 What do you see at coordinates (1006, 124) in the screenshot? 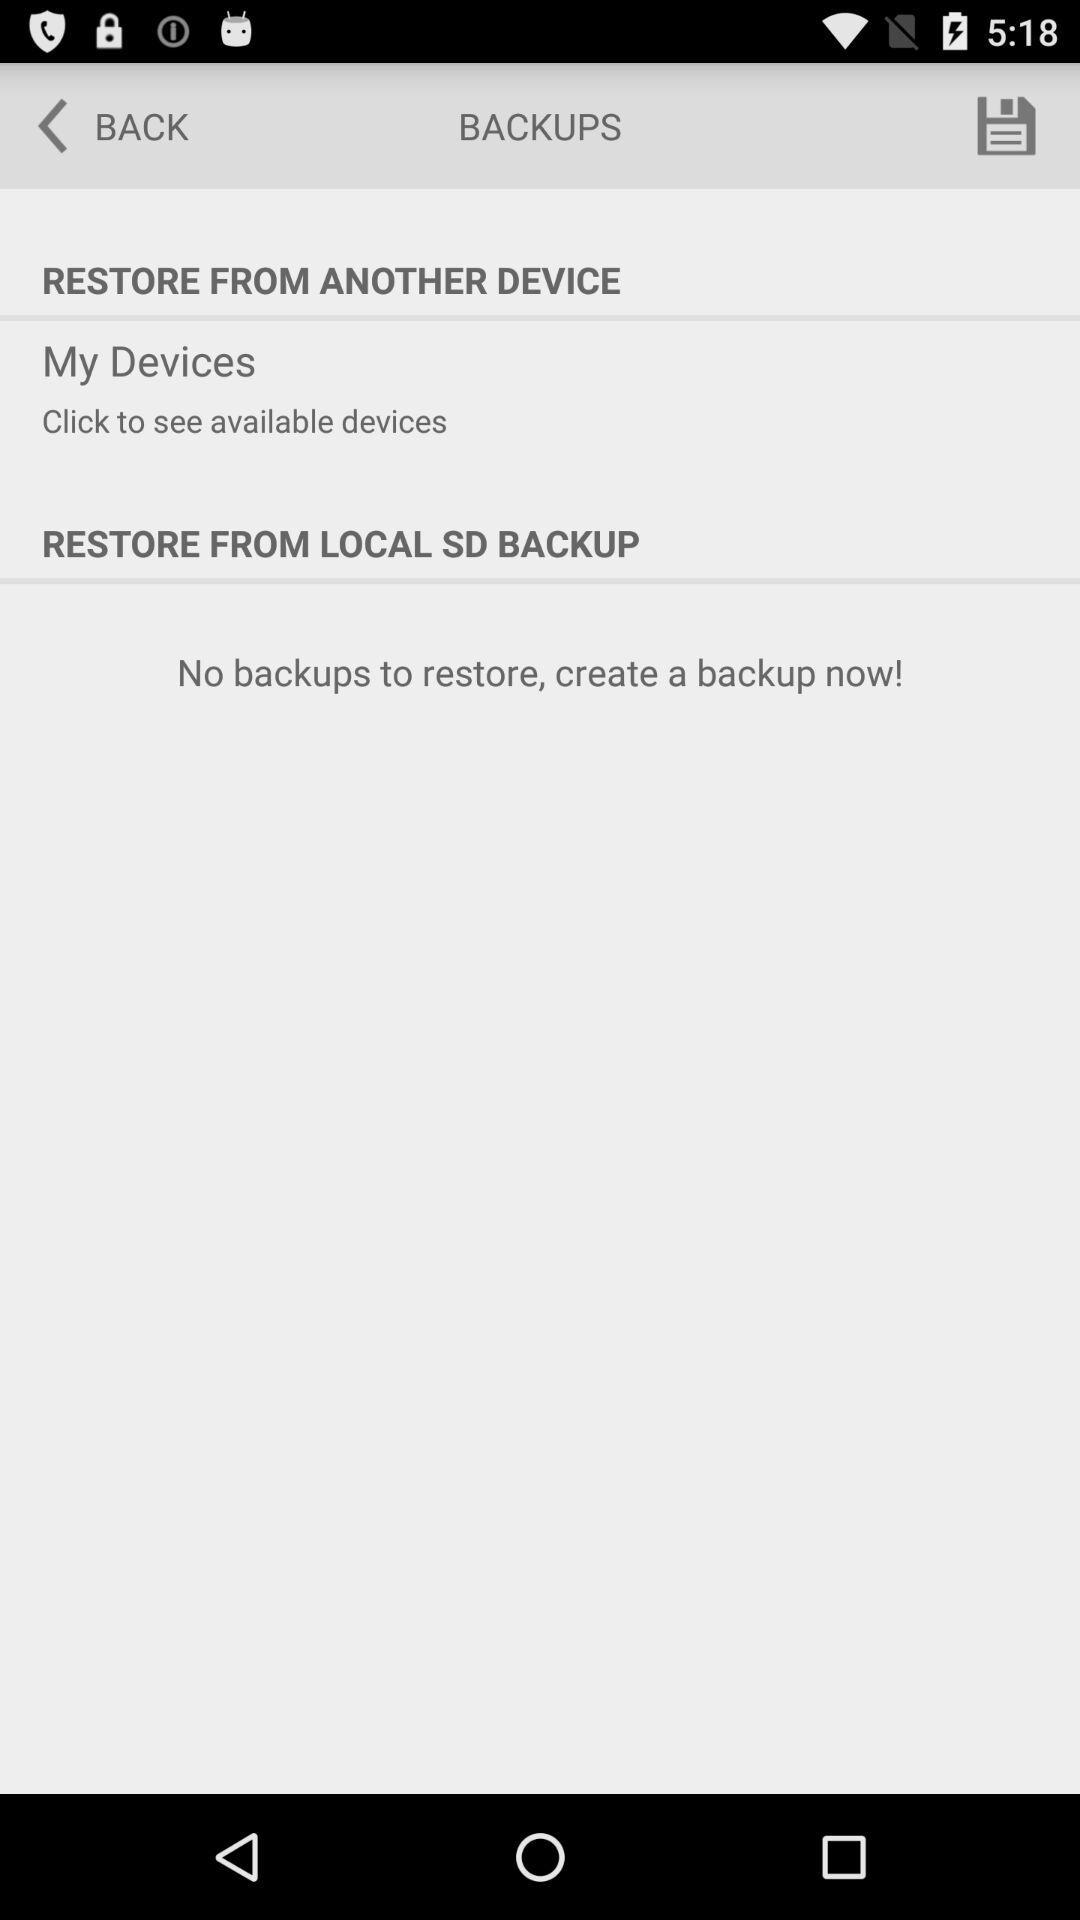
I see `information` at bounding box center [1006, 124].